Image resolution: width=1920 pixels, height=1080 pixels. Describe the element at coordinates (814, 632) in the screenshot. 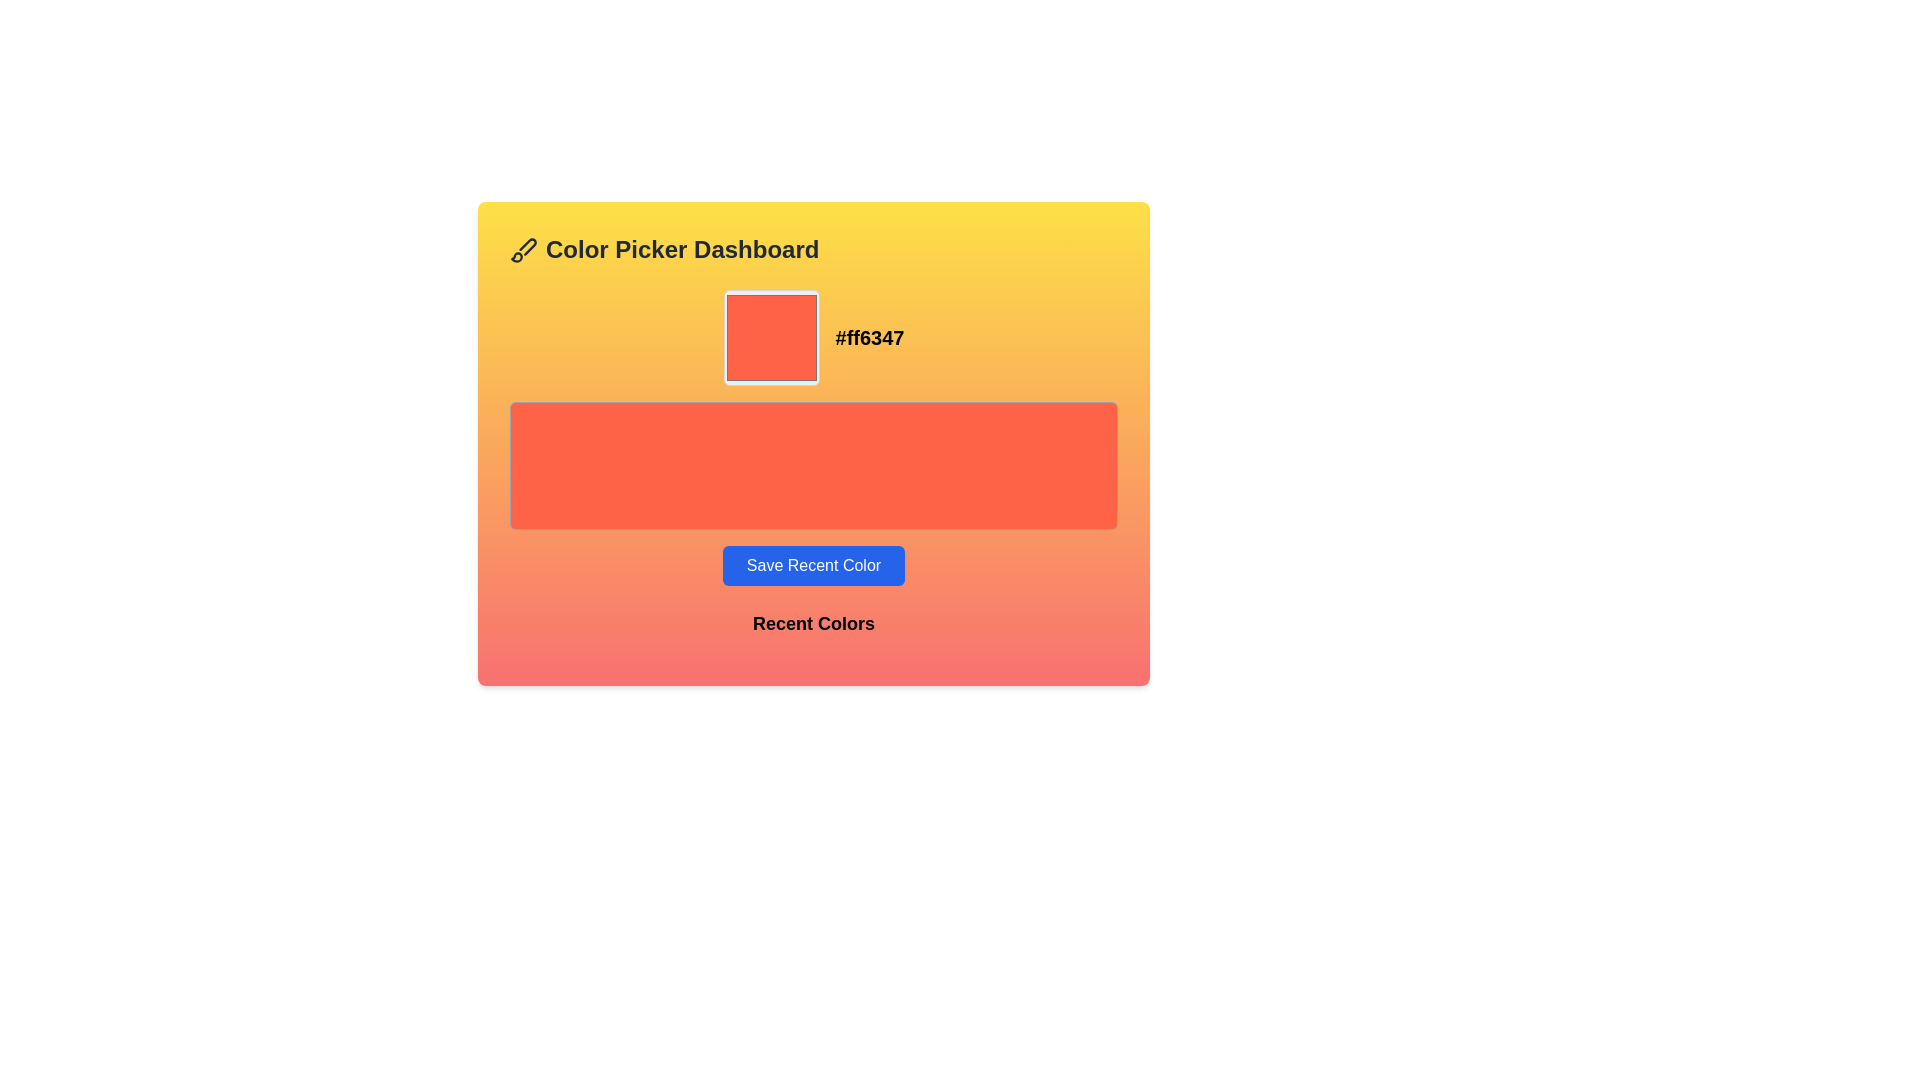

I see `the Text header that serves as a label for the section displaying recently selected or saved colors, positioned below the 'Save Recent Color' button` at that location.